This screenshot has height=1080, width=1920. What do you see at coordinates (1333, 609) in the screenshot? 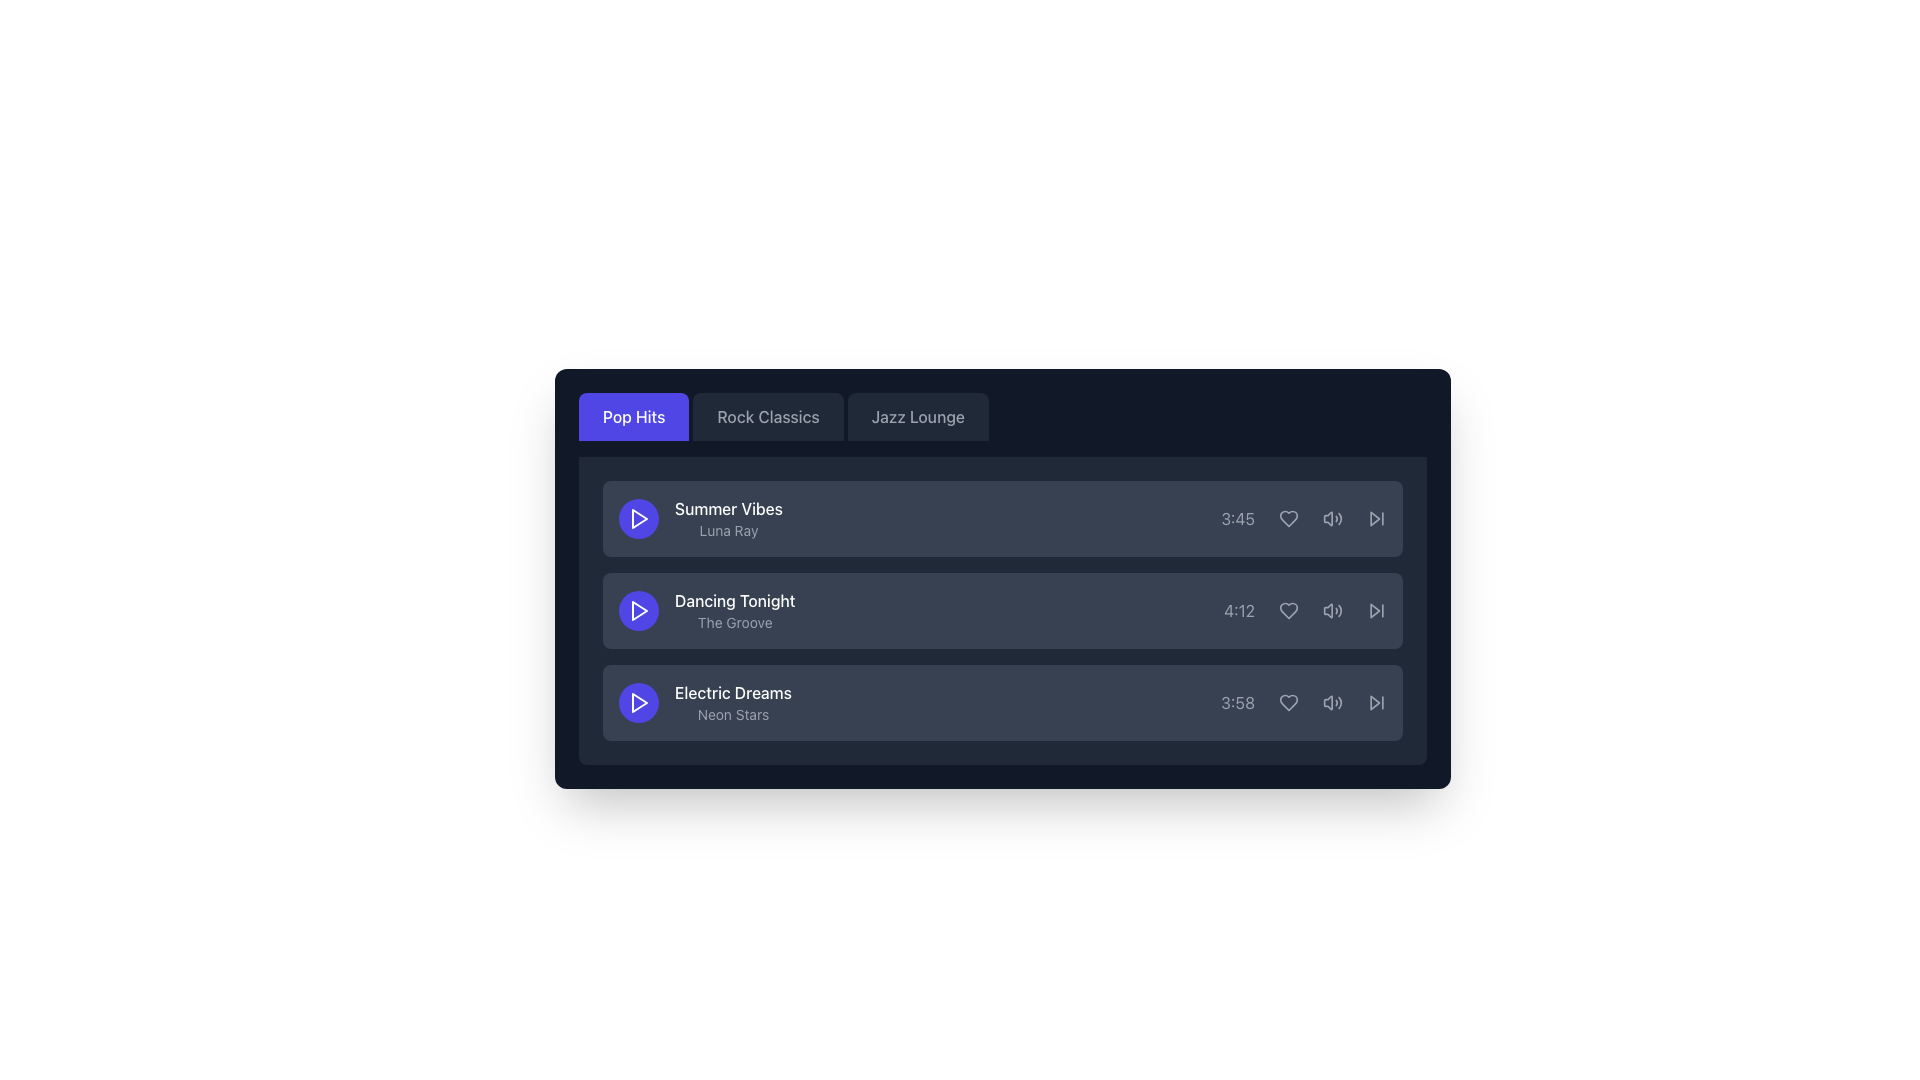
I see `the volume control icon located in the horizontal row of song controls, specifically the fourth element` at bounding box center [1333, 609].